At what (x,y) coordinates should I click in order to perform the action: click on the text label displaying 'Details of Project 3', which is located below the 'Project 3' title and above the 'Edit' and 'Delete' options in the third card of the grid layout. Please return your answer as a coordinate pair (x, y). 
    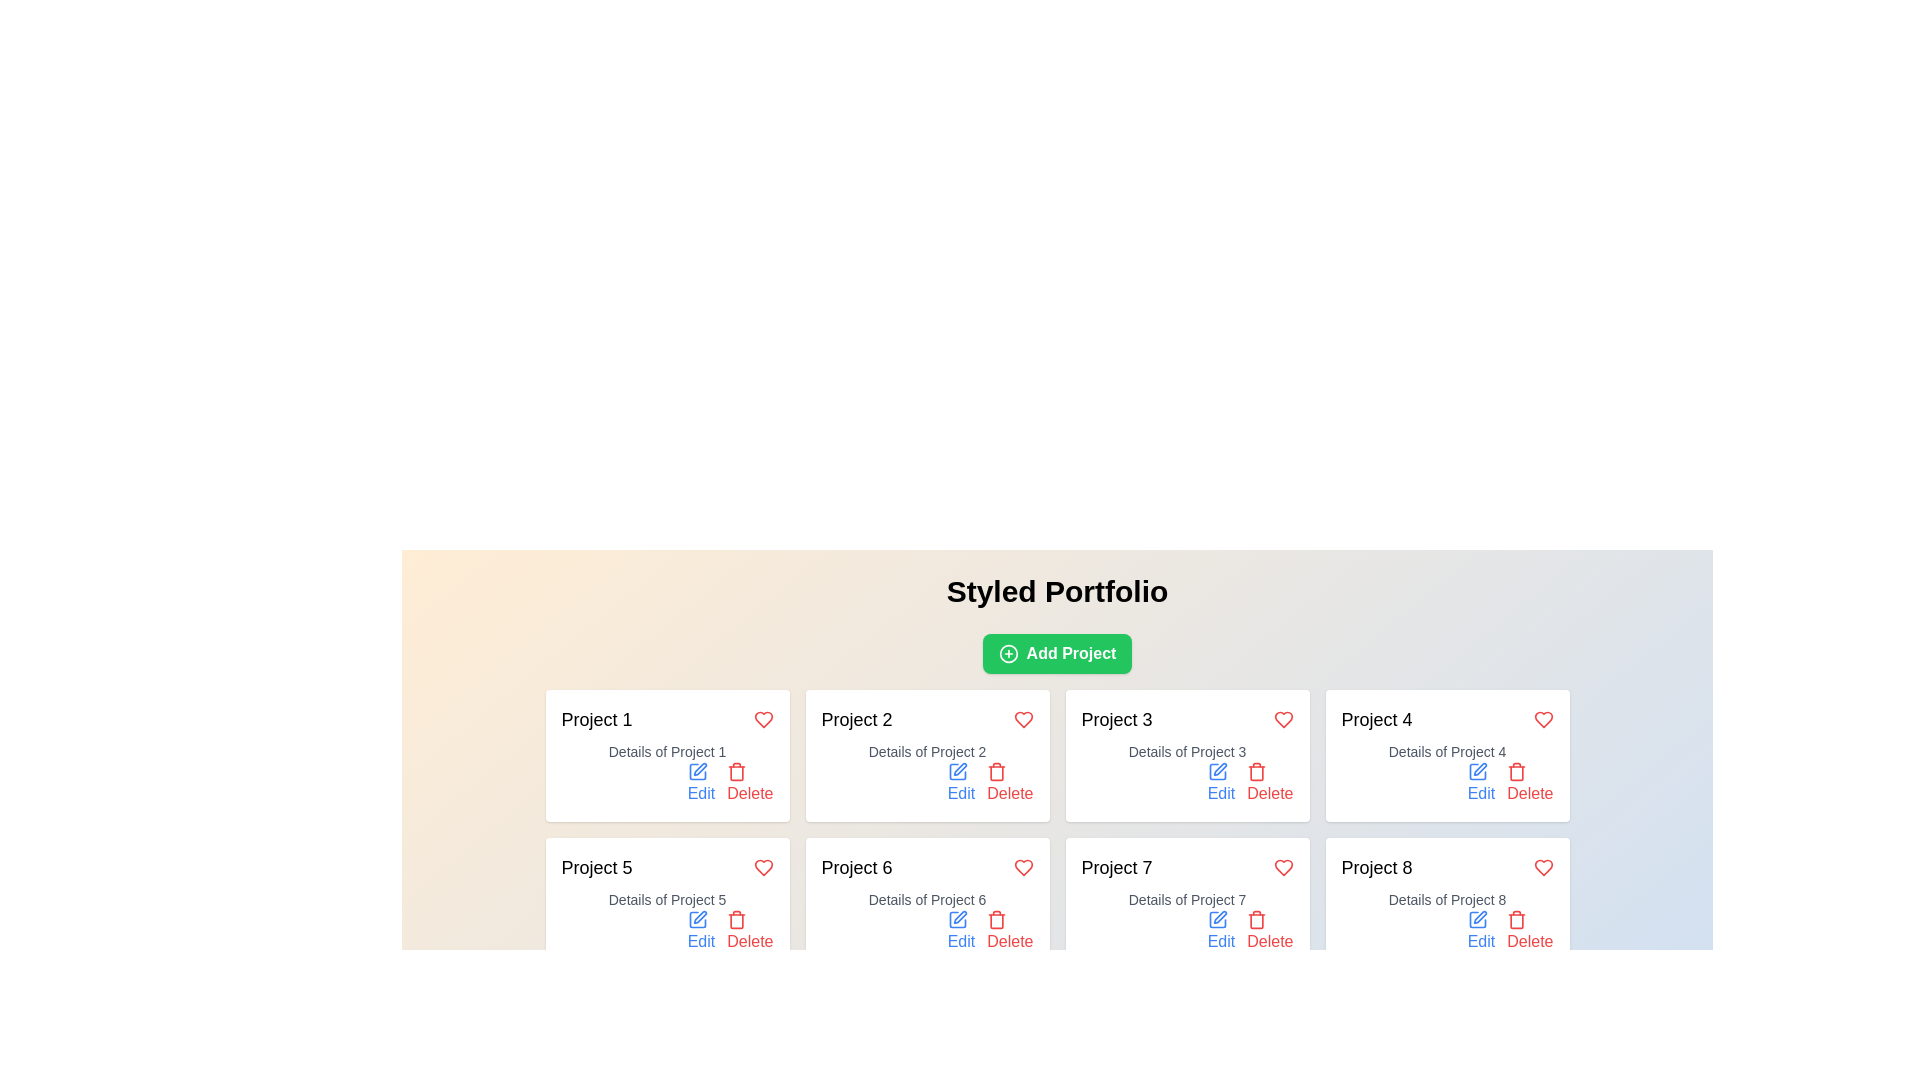
    Looking at the image, I should click on (1187, 752).